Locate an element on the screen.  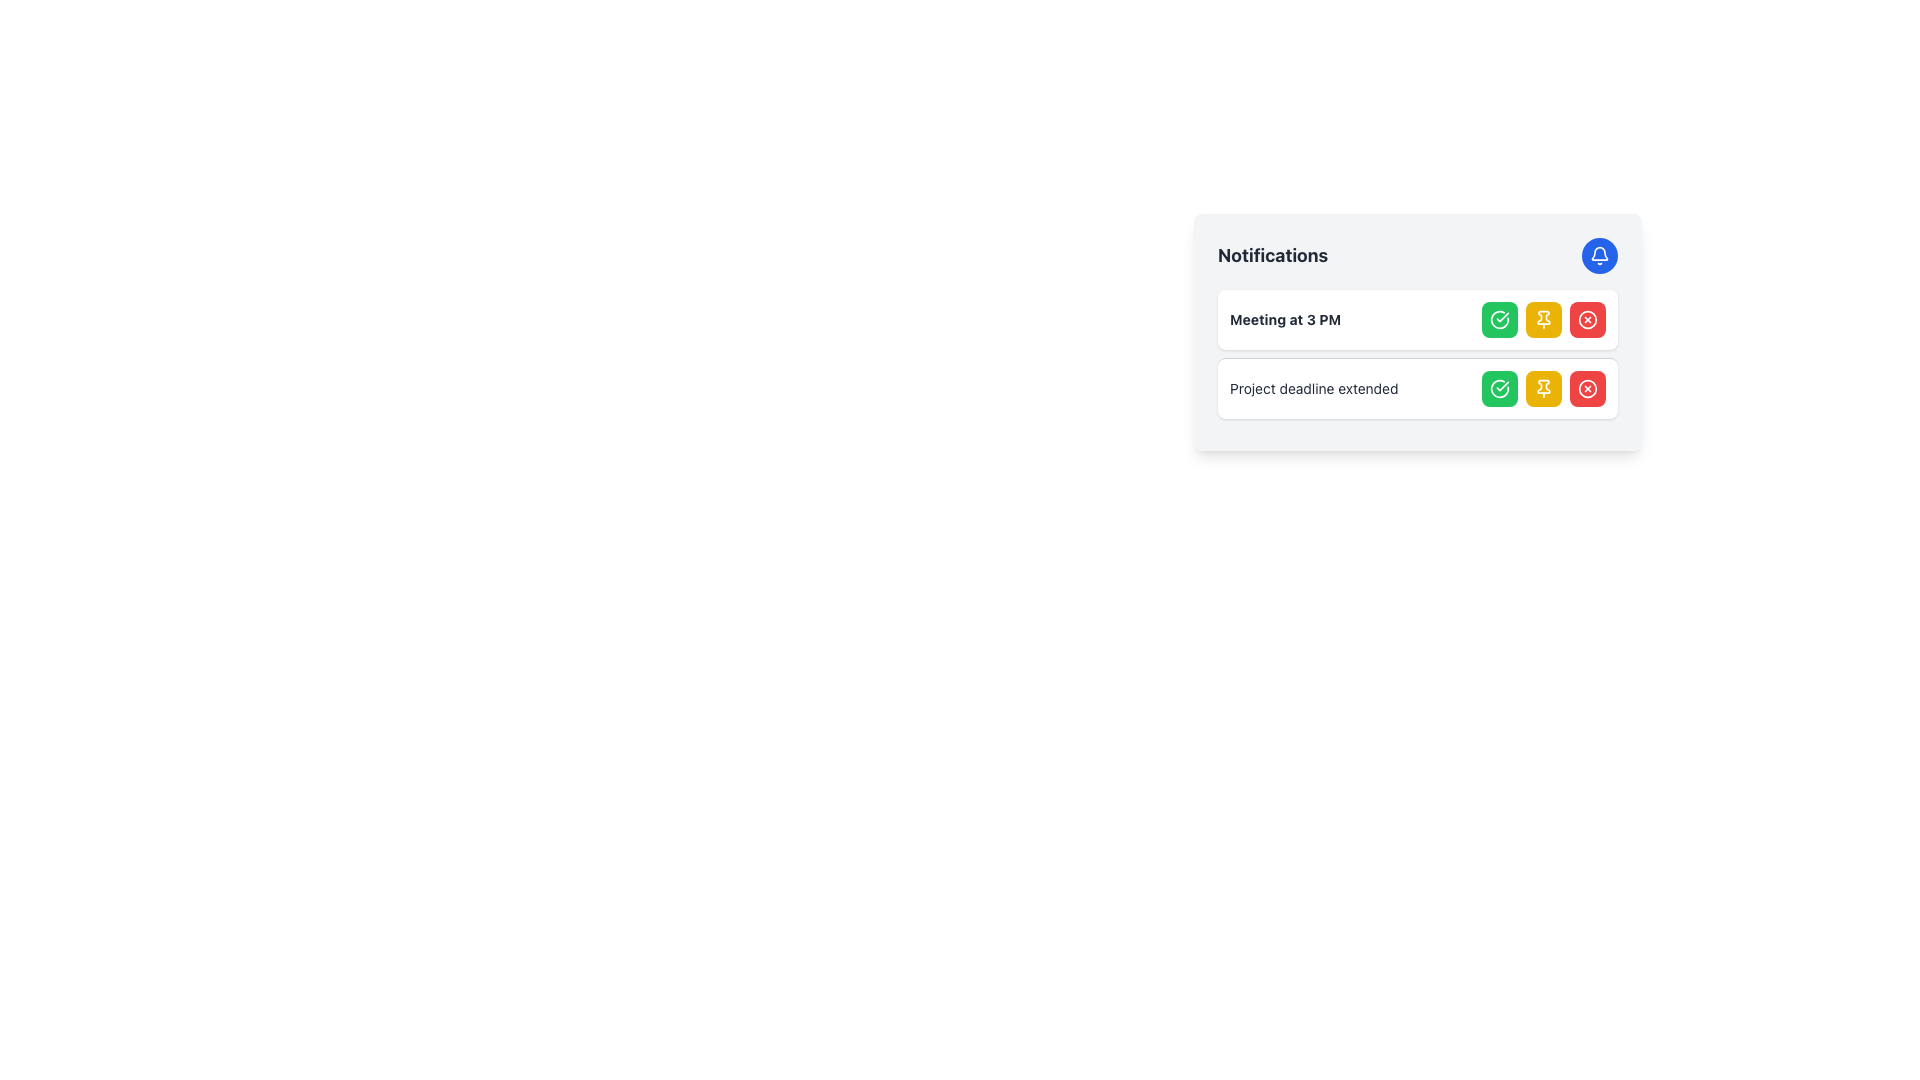
the blue circular bell button in the Notifications section is located at coordinates (1416, 254).